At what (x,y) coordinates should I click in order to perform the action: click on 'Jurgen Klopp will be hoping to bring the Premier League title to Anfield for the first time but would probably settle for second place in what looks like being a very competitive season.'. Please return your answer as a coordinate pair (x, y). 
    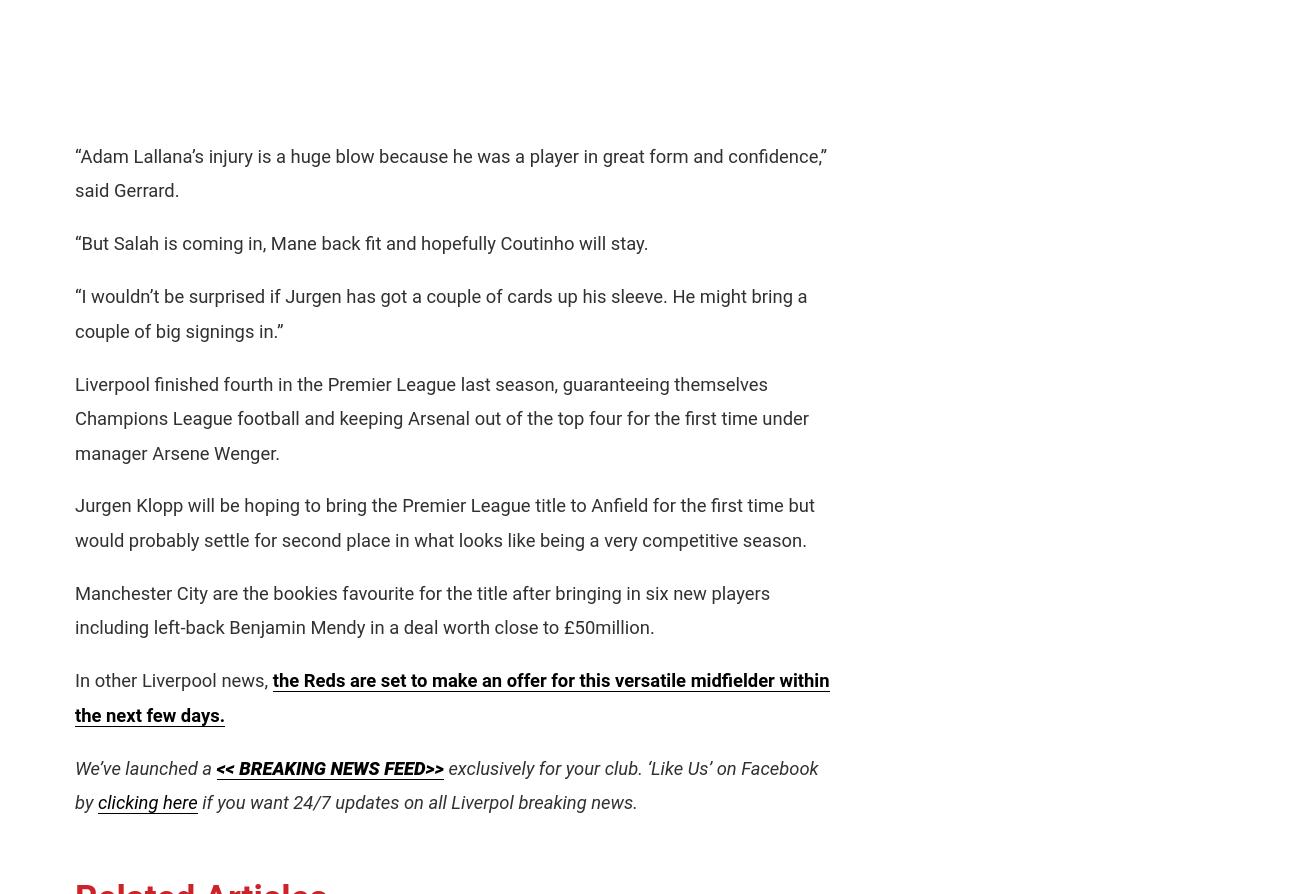
    Looking at the image, I should click on (75, 522).